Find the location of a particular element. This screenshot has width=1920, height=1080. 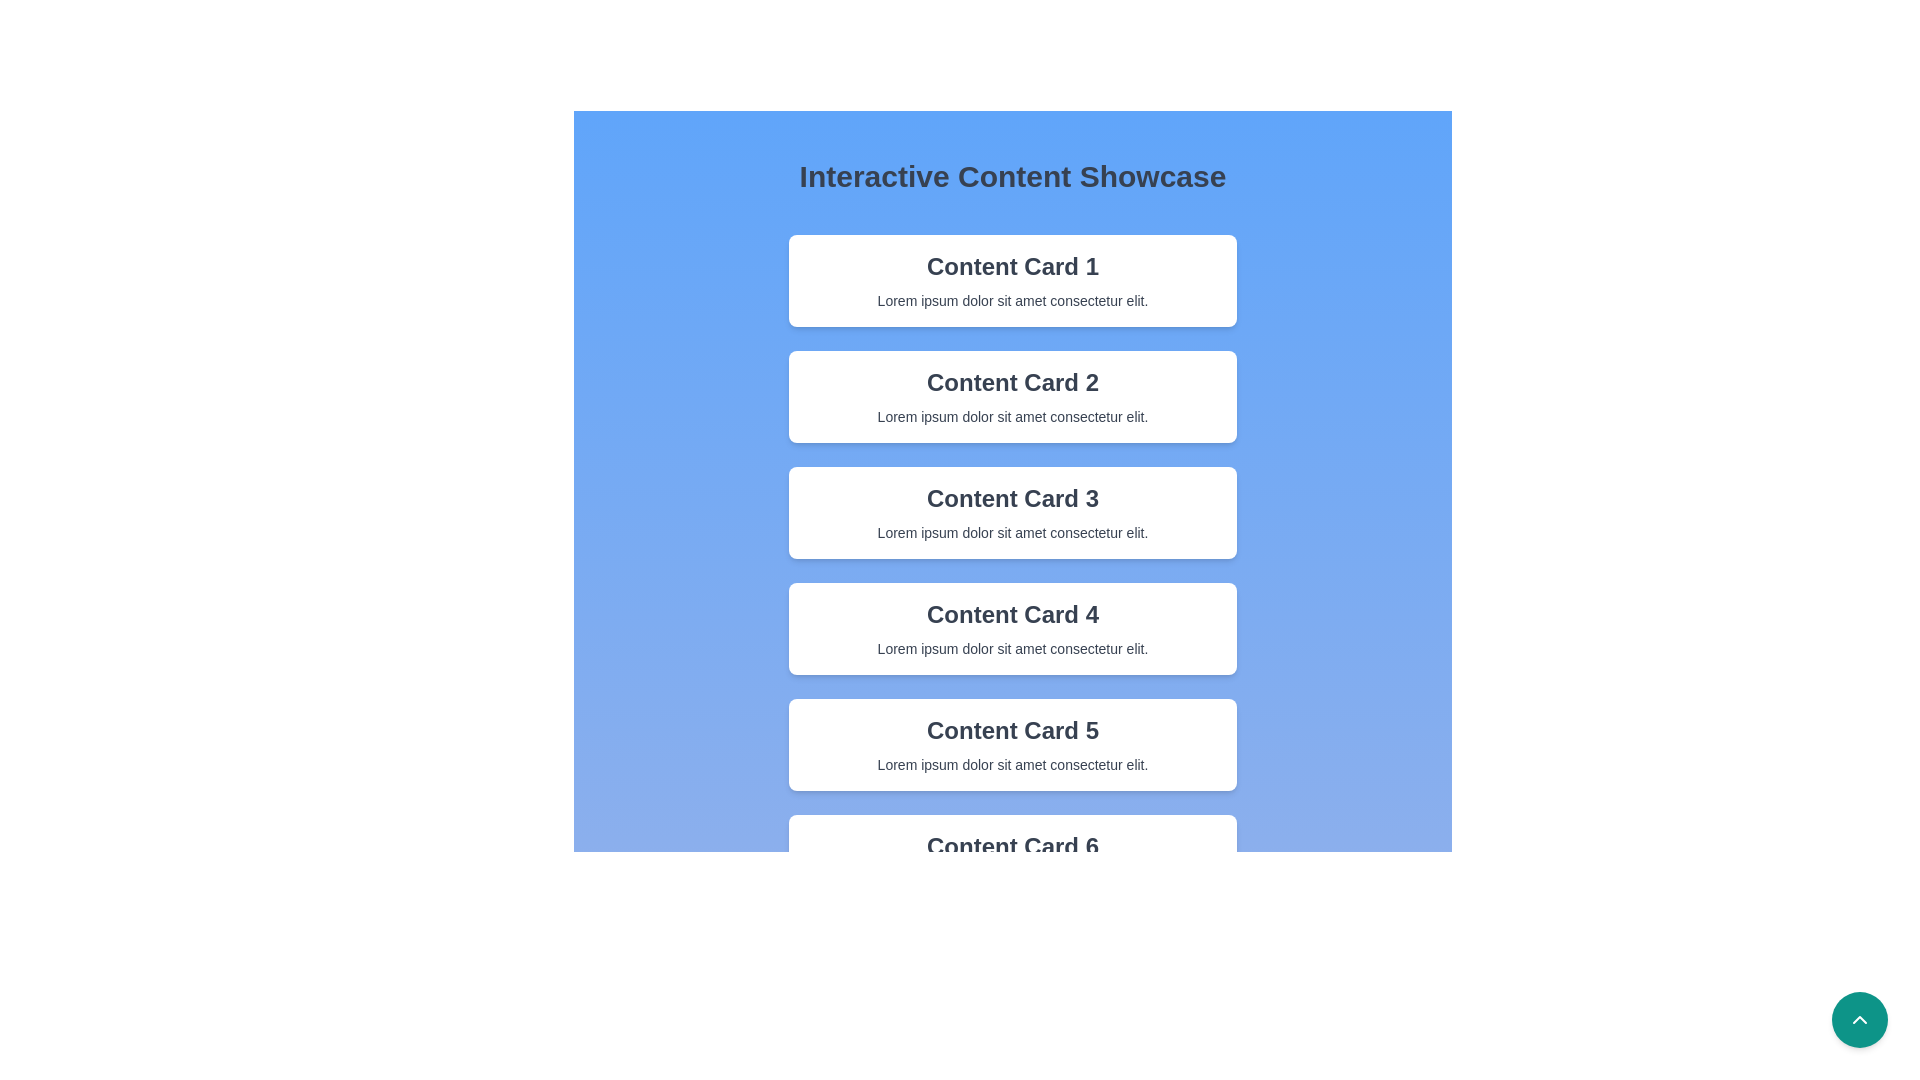

the text label that serves as the title for the bottom-most card in the vertically stacked list, ensuring accessibility is prioritized is located at coordinates (1012, 847).